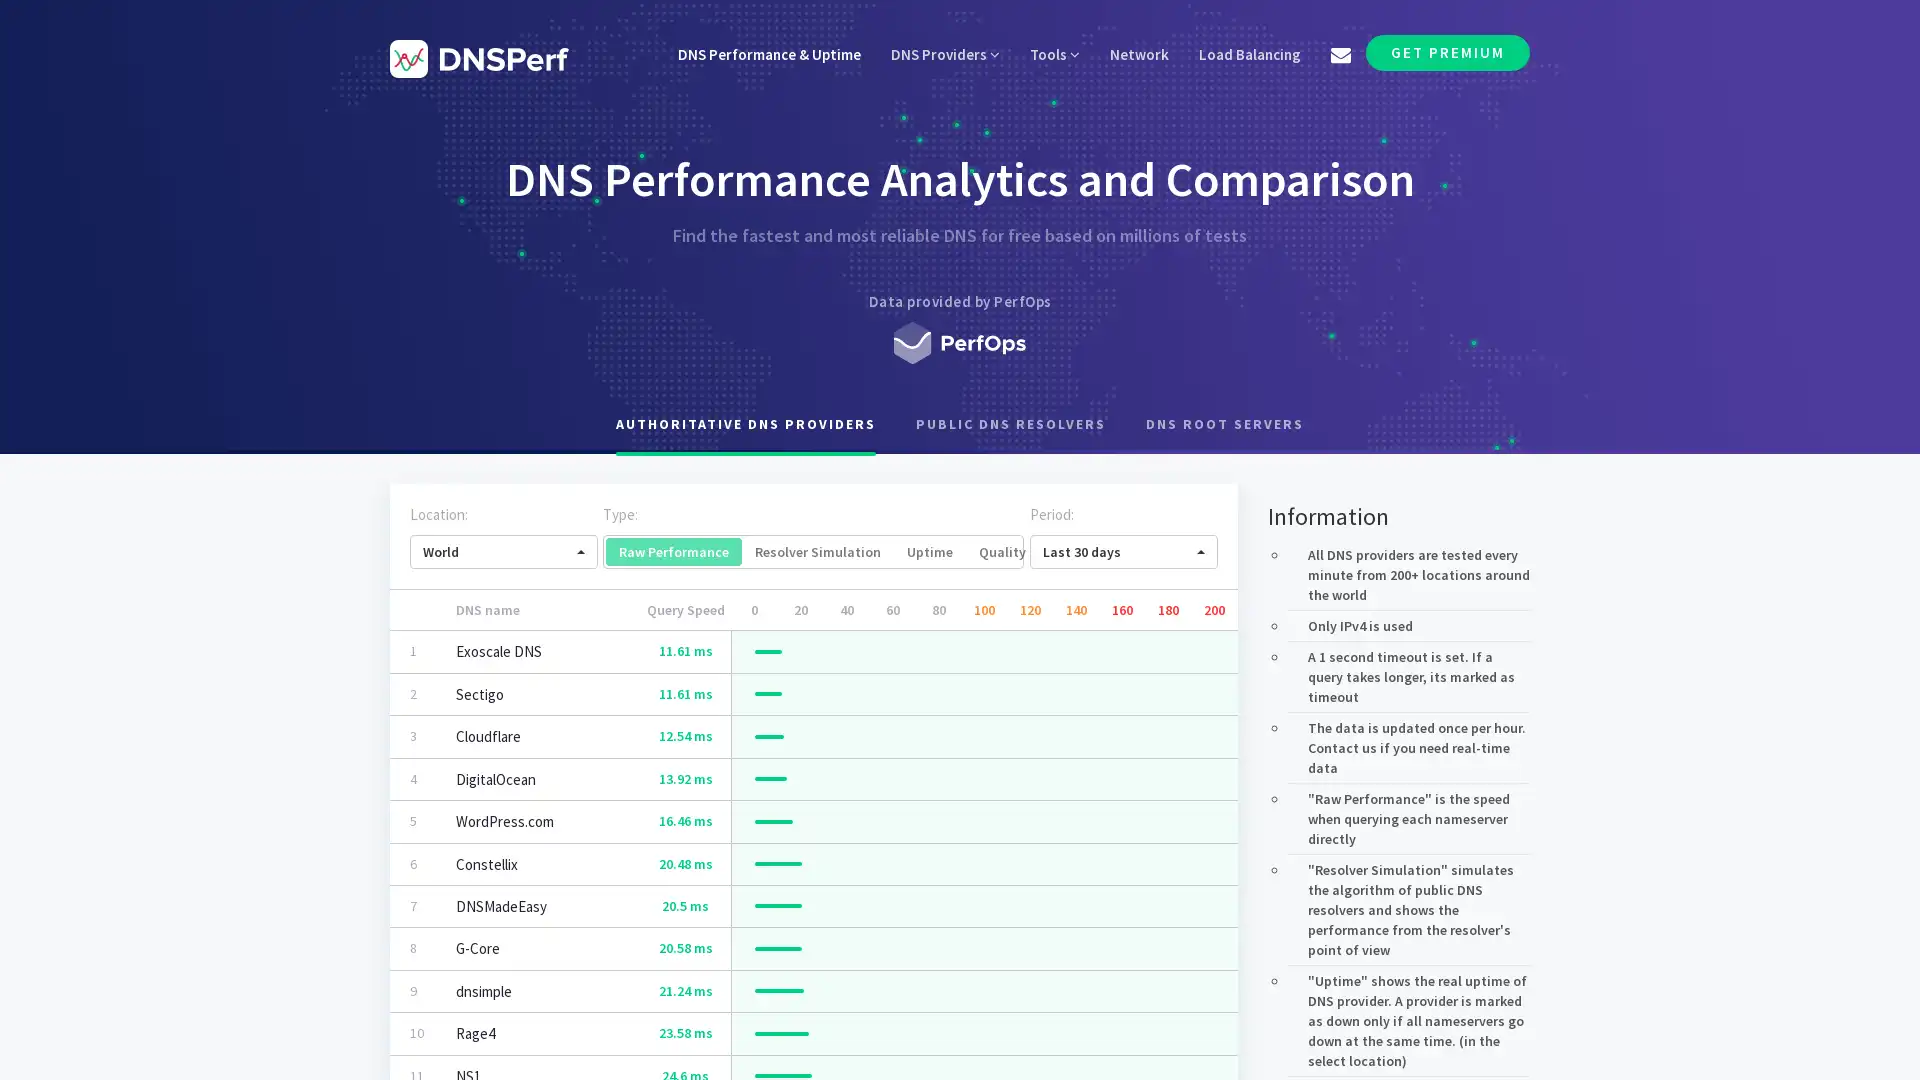  I want to click on Last 30 days, so click(1123, 551).